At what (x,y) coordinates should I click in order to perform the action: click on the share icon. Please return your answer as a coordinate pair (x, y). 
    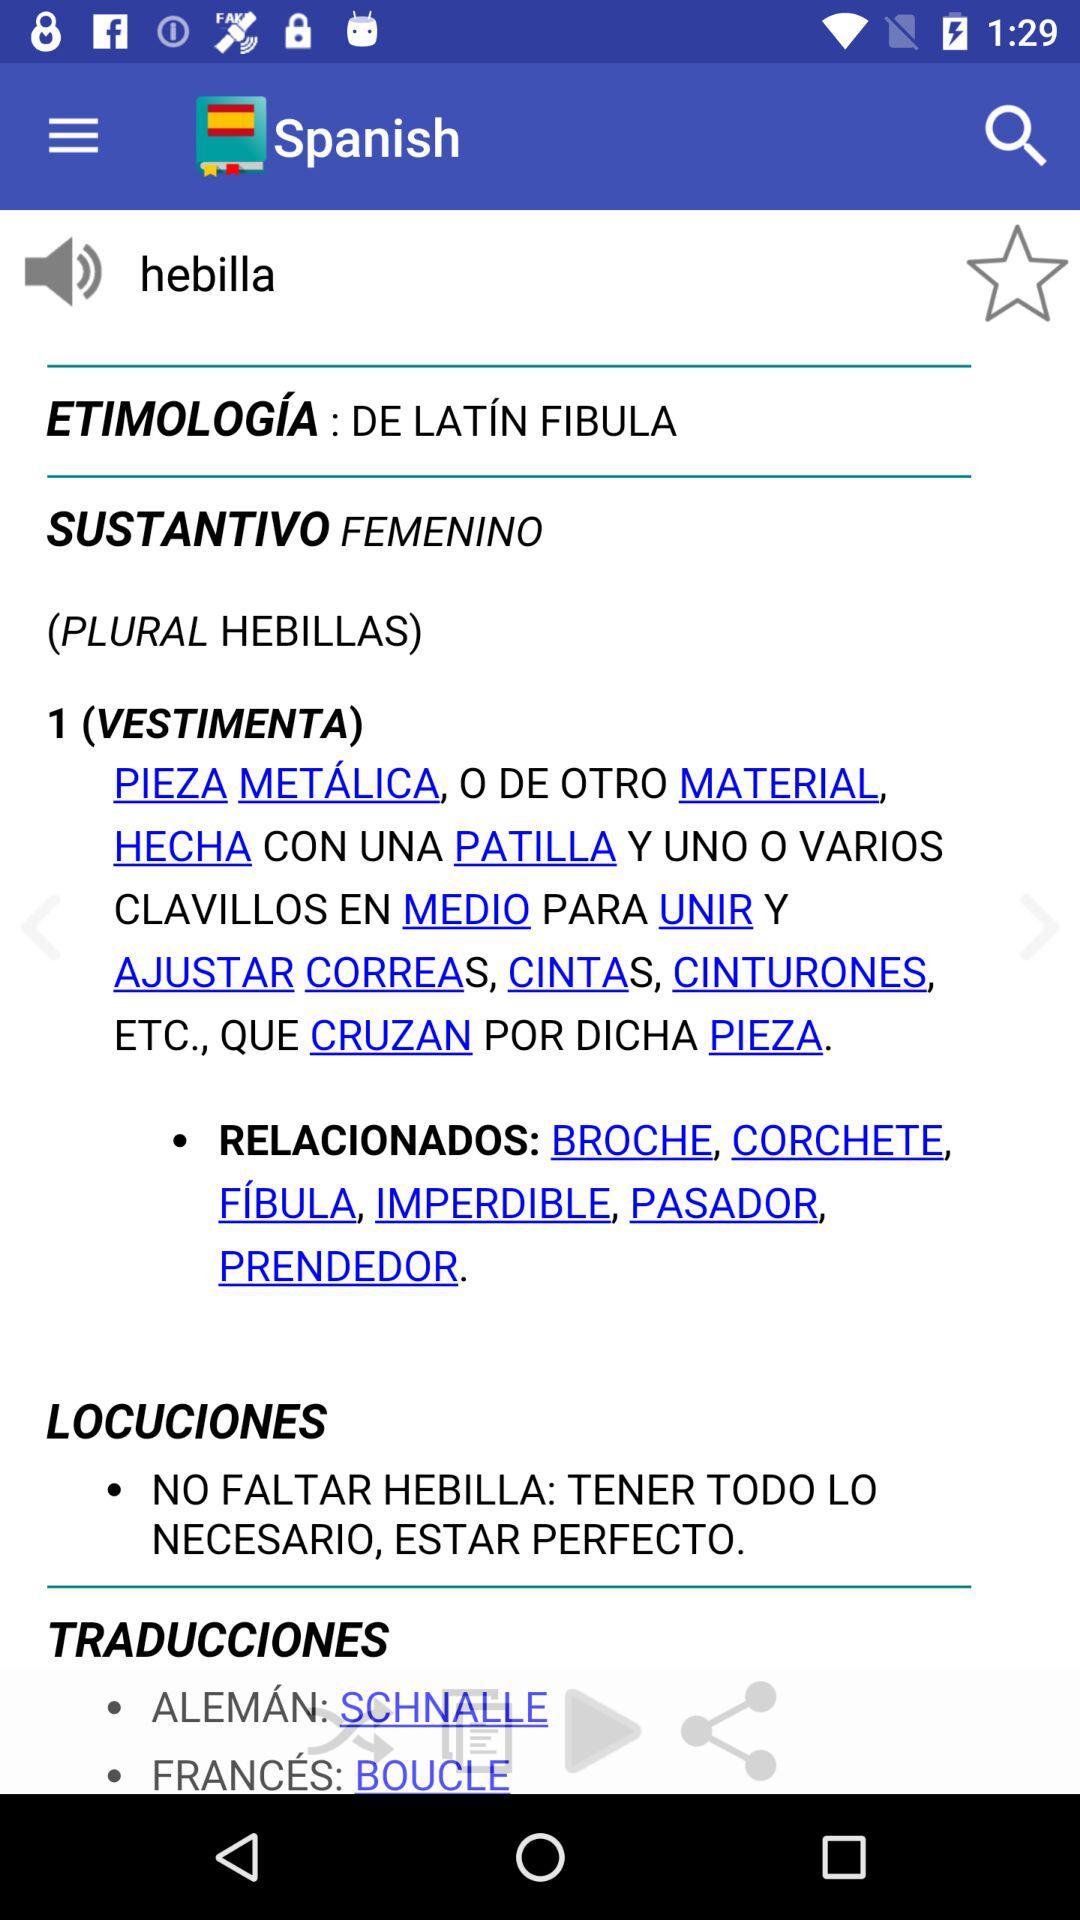
    Looking at the image, I should click on (729, 1730).